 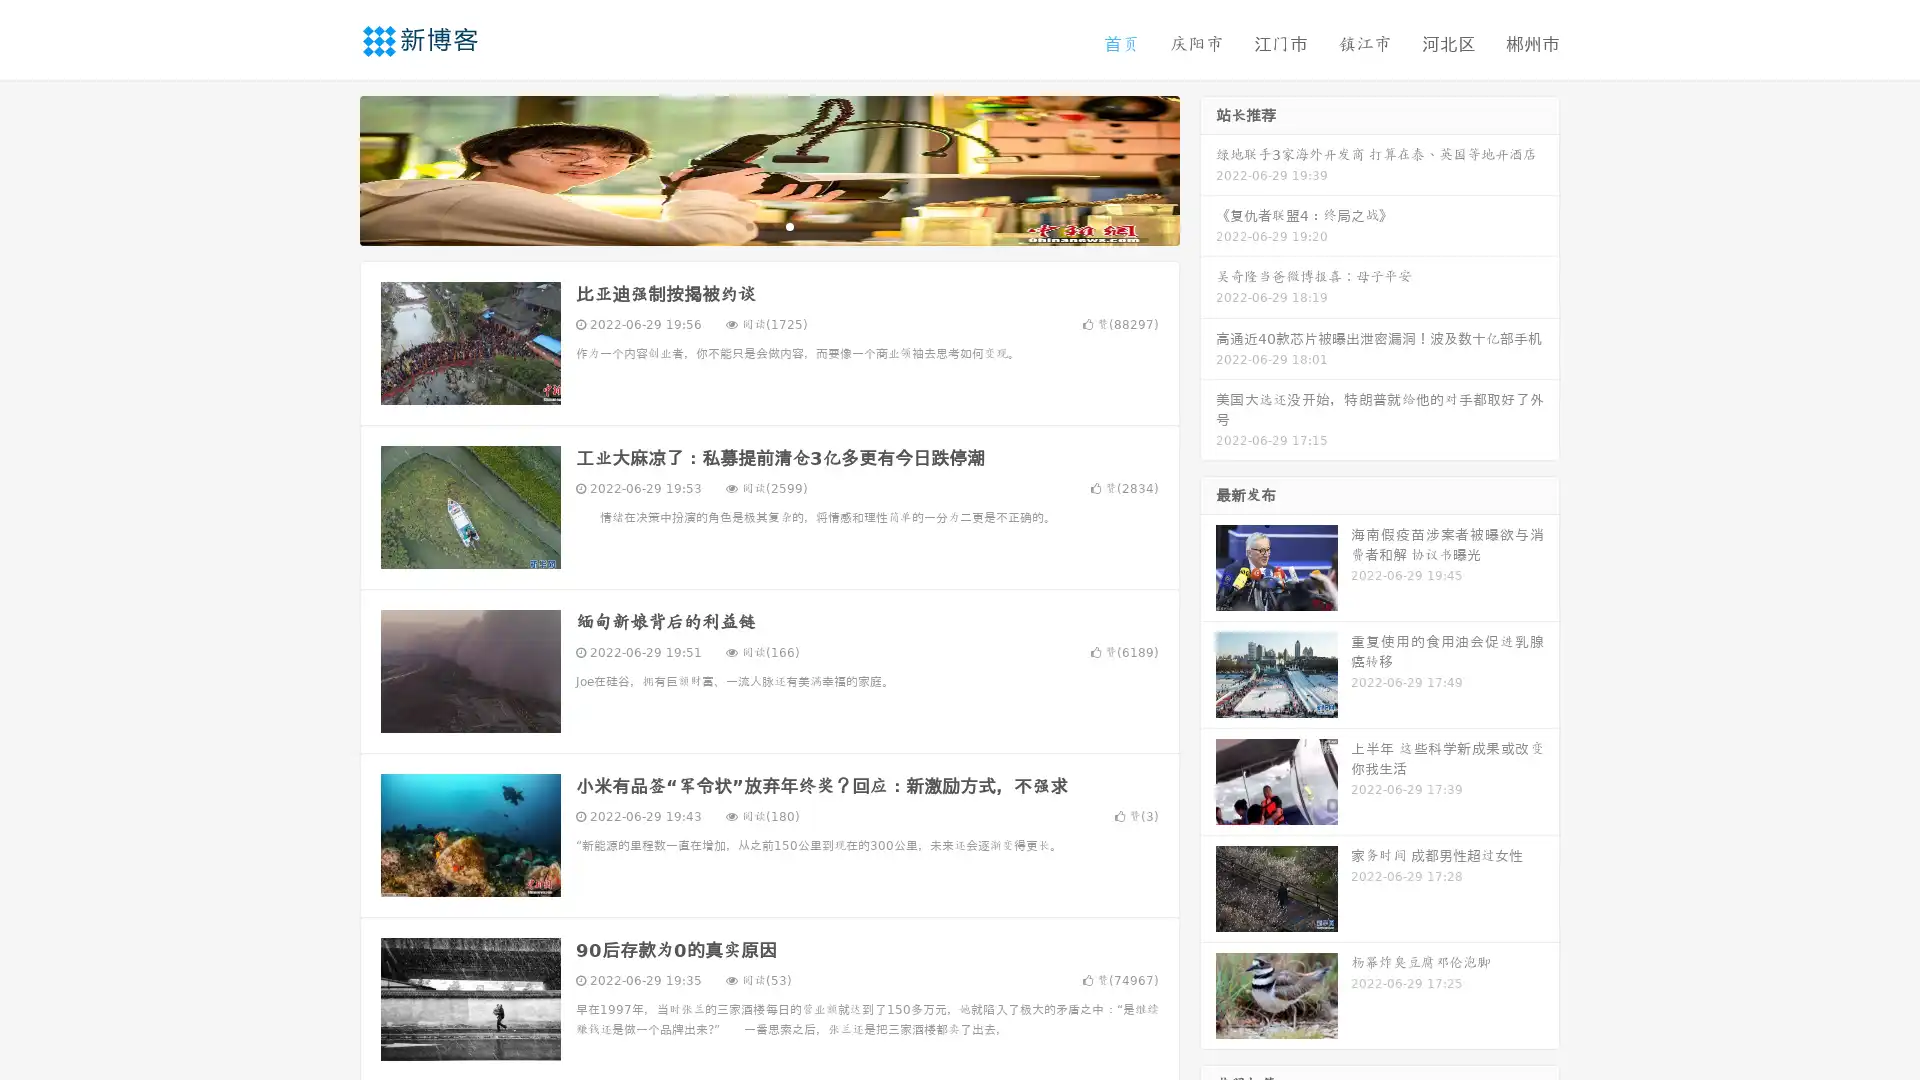 What do you see at coordinates (1208, 168) in the screenshot?
I see `Next slide` at bounding box center [1208, 168].